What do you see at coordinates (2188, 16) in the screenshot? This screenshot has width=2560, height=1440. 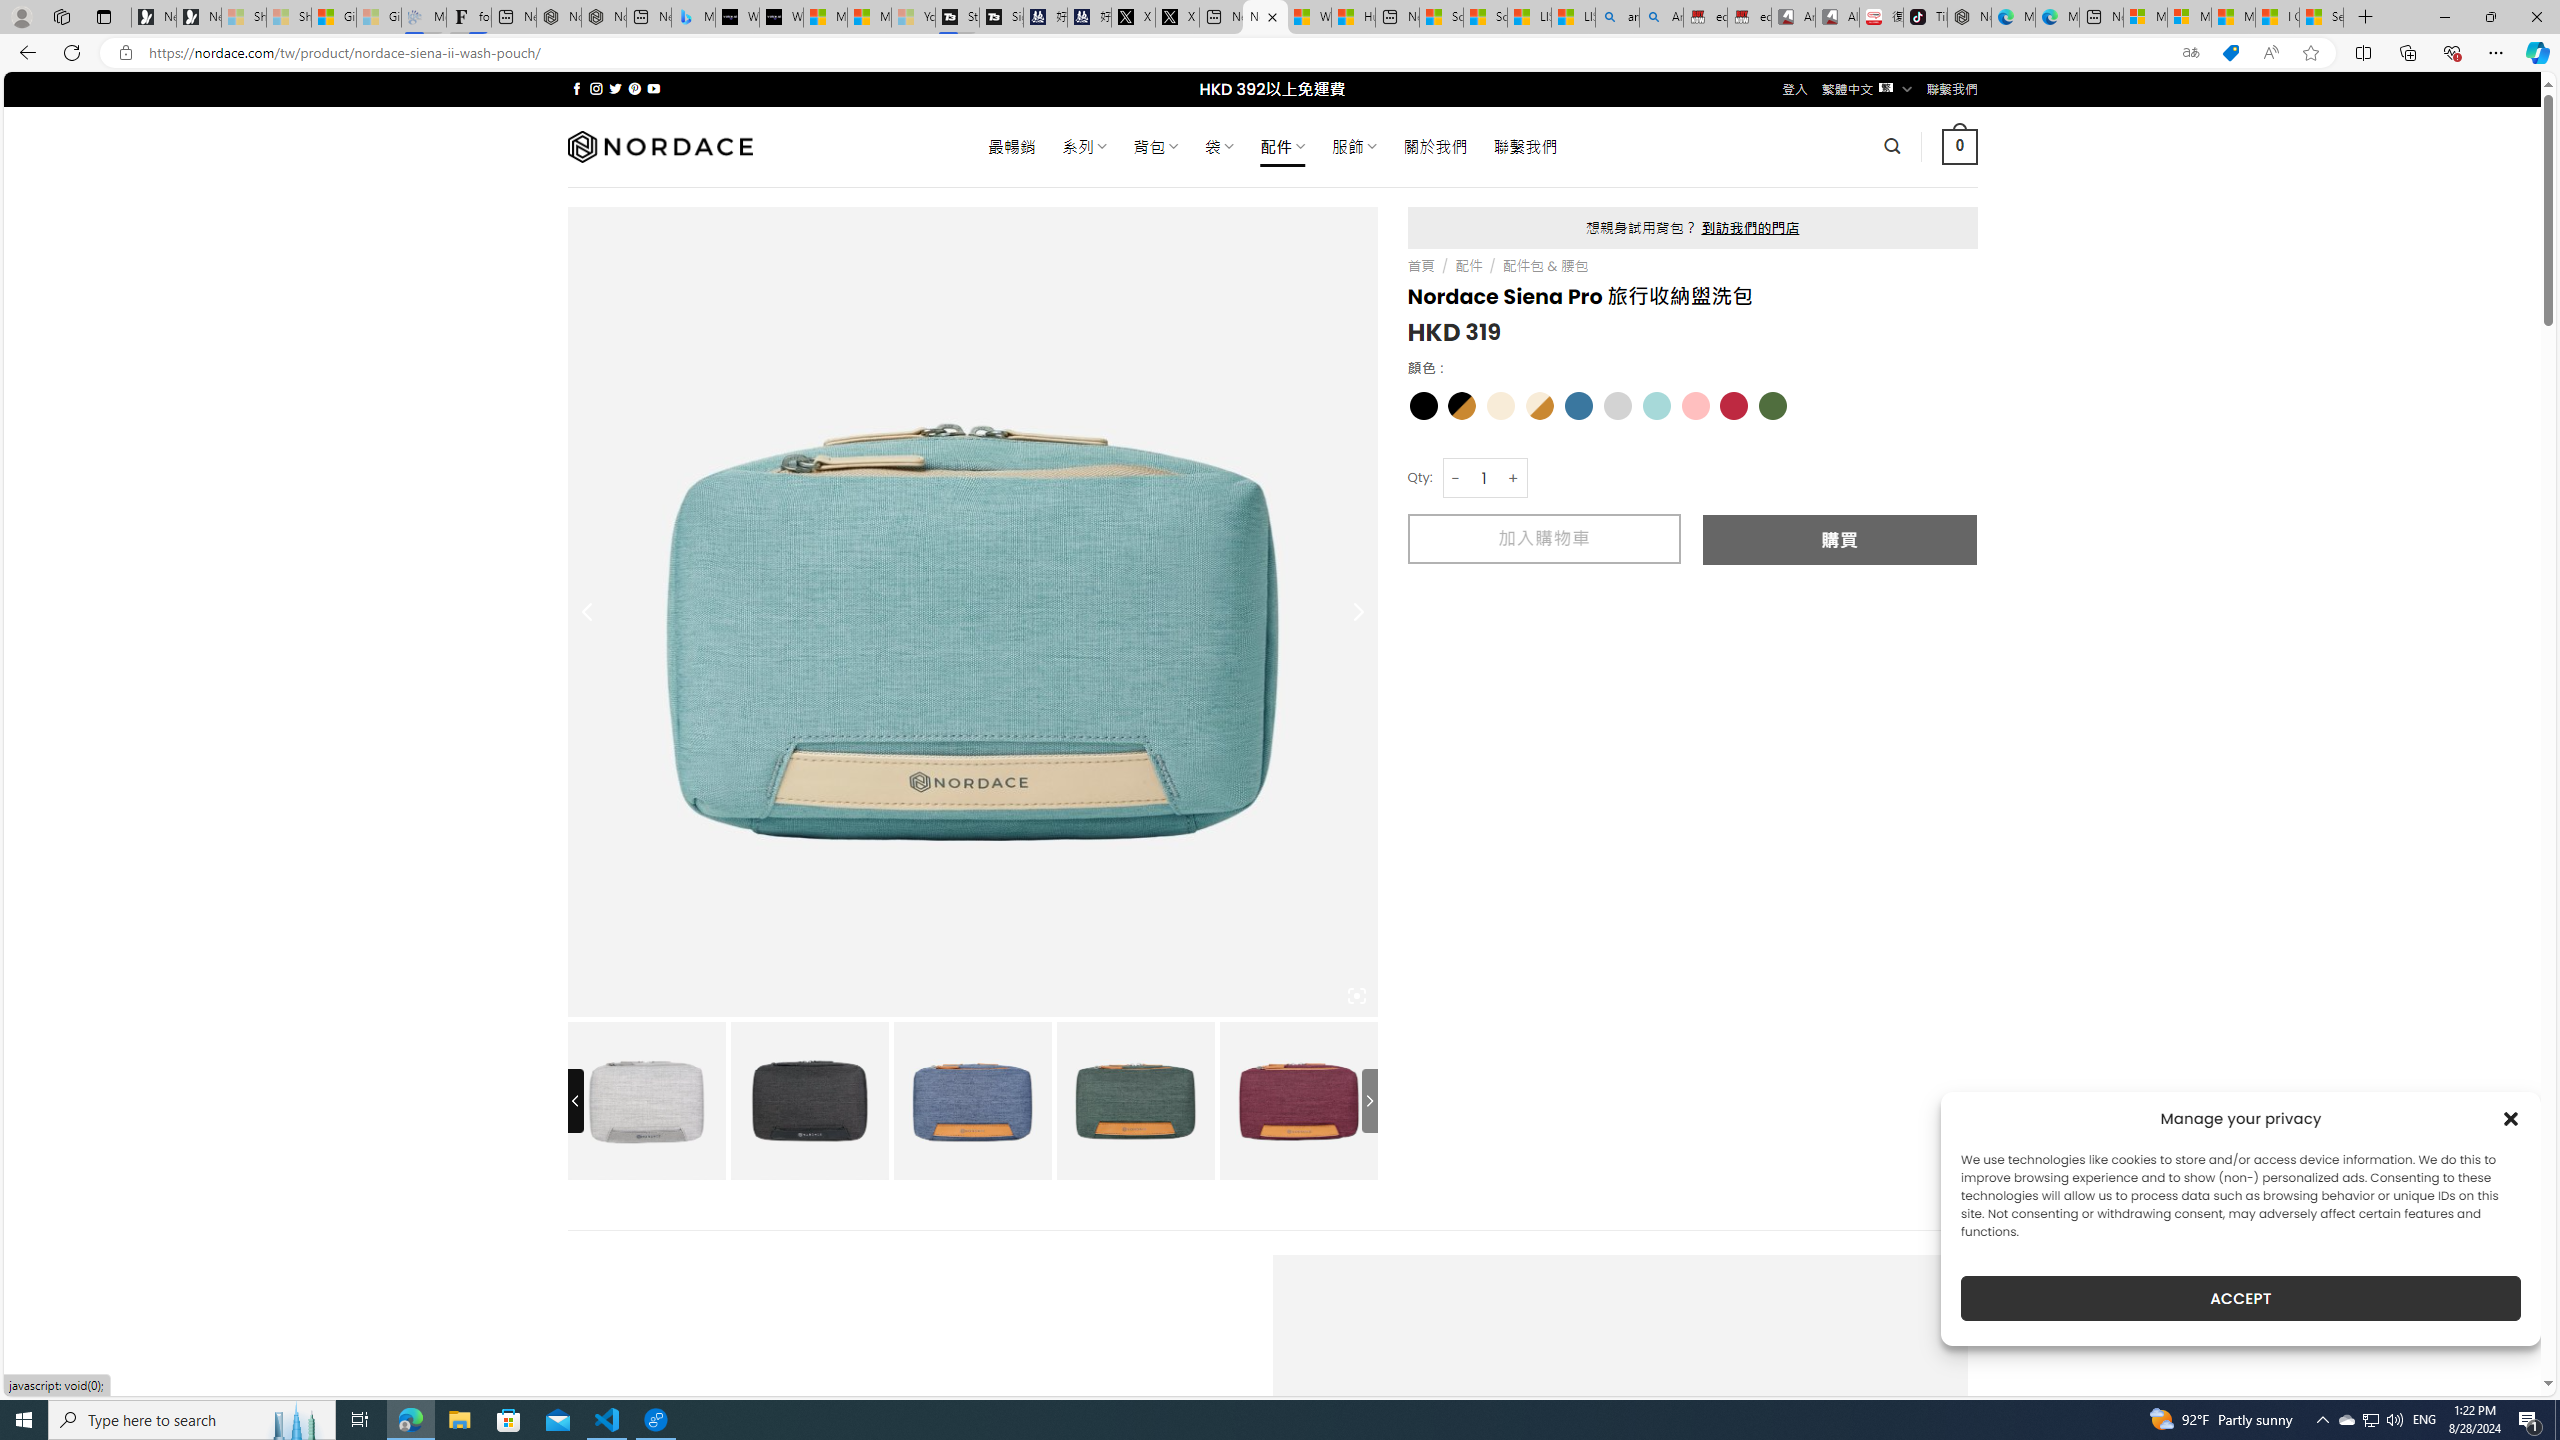 I see `'Microsoft account | Privacy'` at bounding box center [2188, 16].